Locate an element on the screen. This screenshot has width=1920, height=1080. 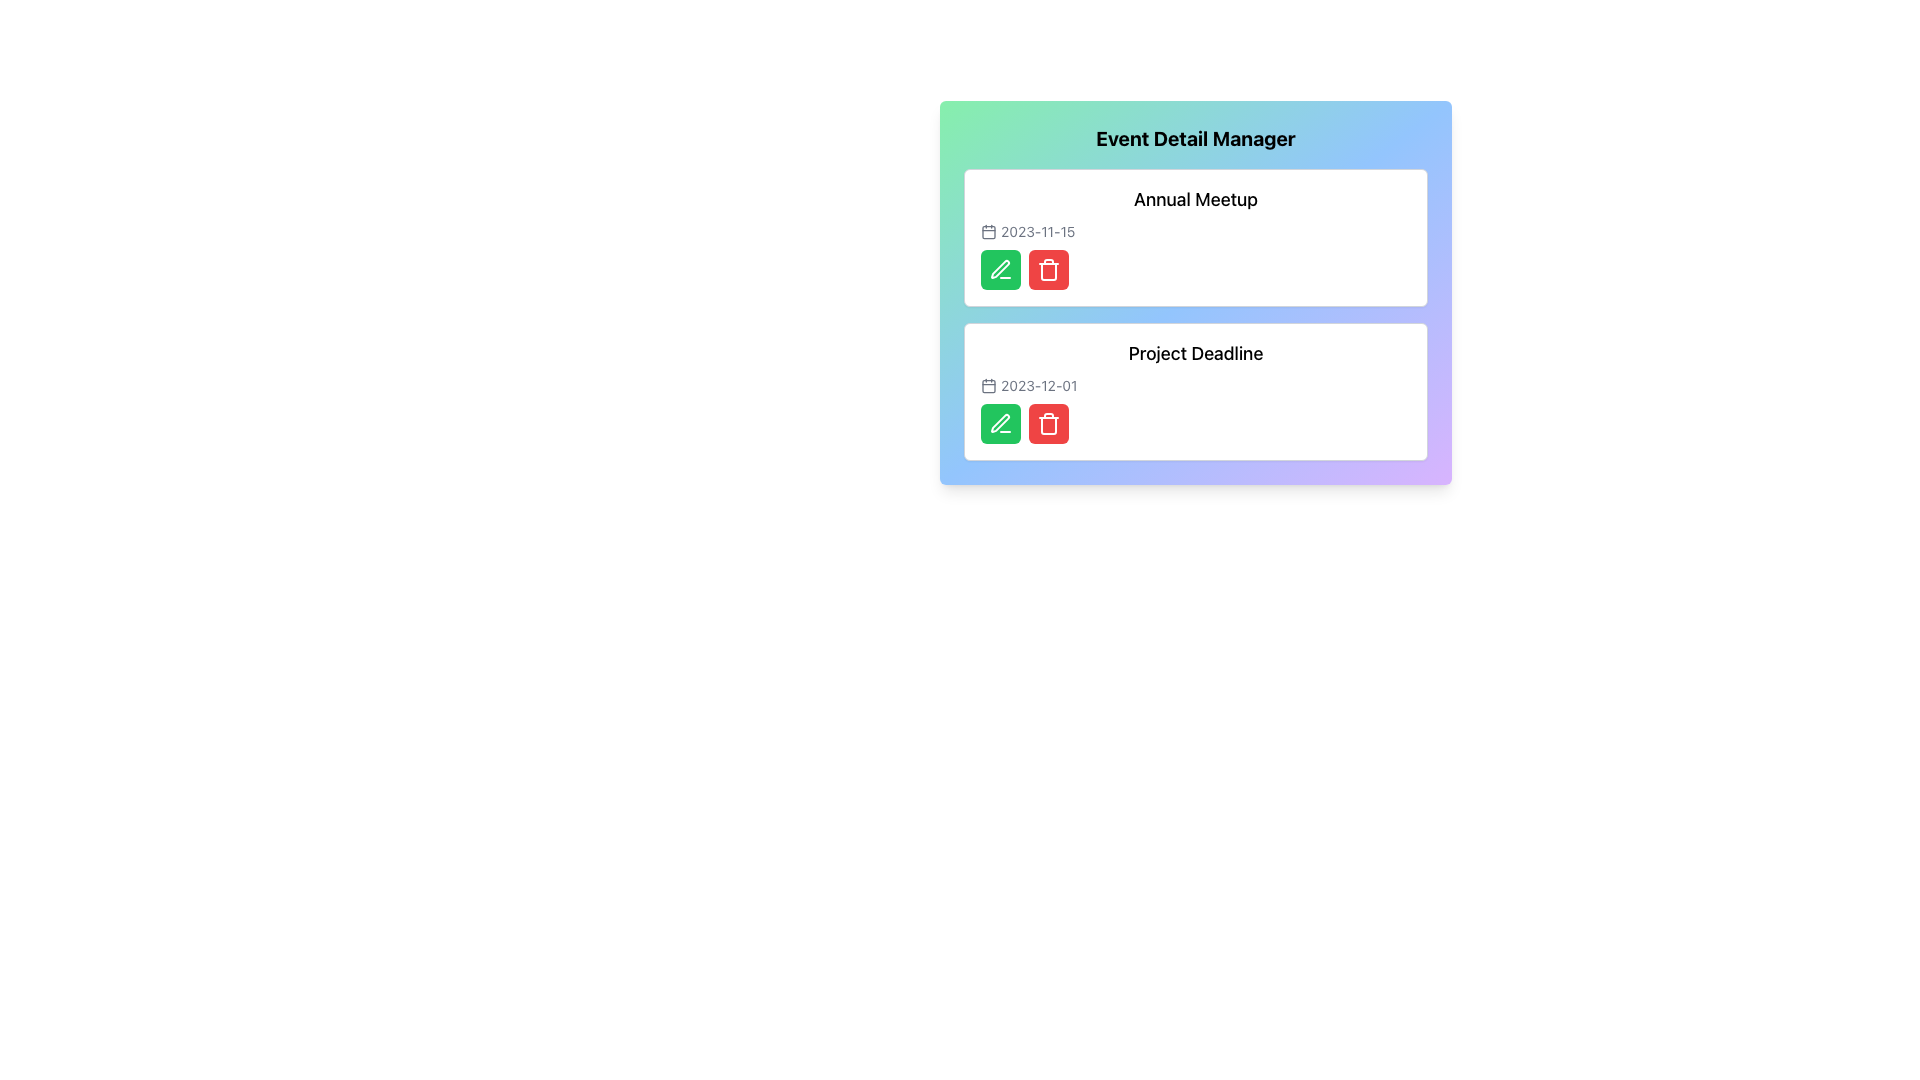
the red trash bin button in the second event entry of the Event Detail Manager is located at coordinates (1048, 423).